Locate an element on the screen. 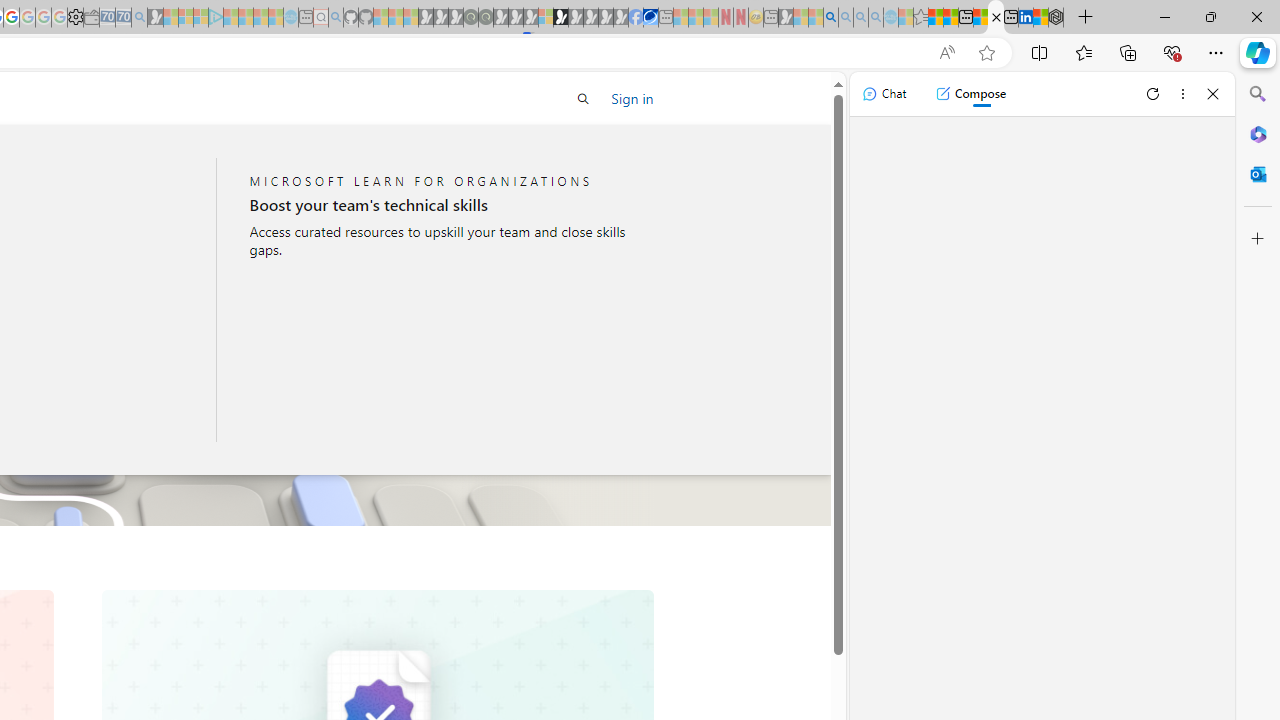 The image size is (1280, 720). 'Boost your team' is located at coordinates (442, 205).